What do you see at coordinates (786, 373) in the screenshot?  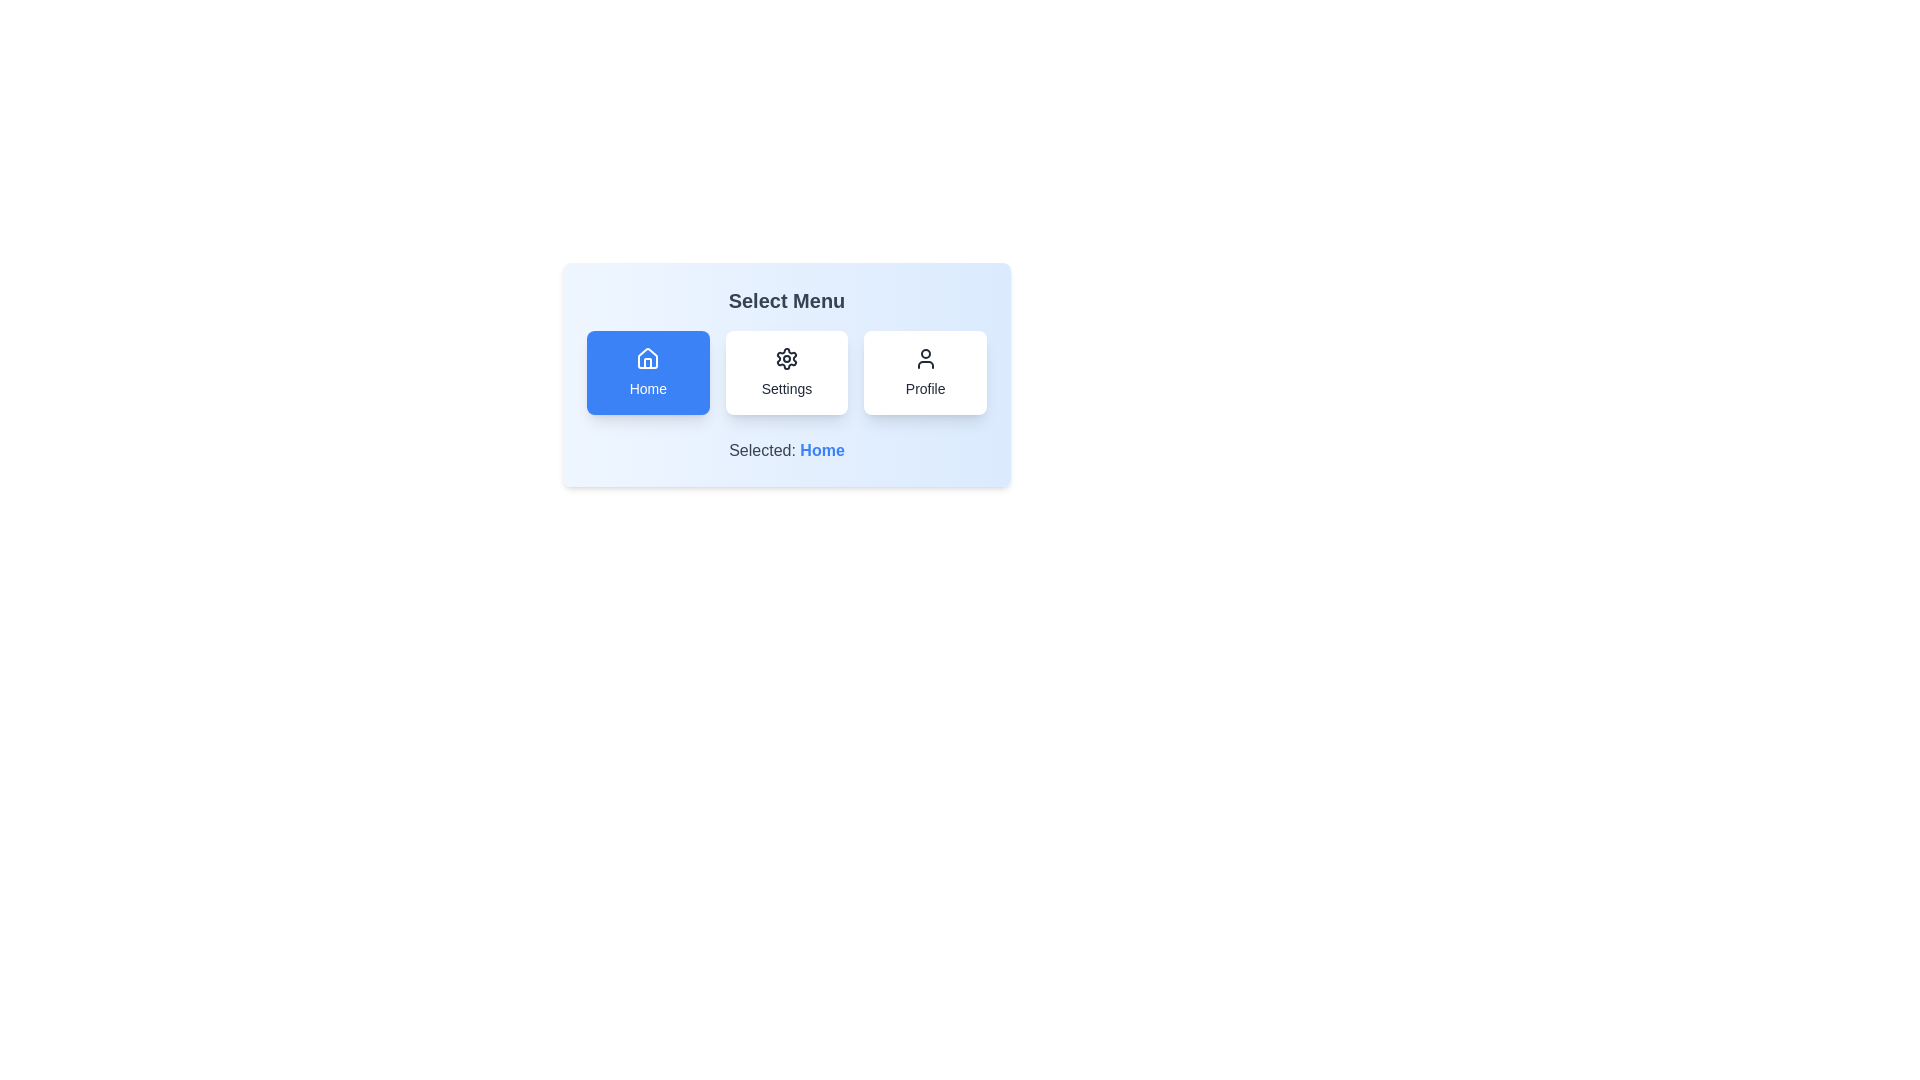 I see `the menu button corresponding to Settings to observe the hover effect` at bounding box center [786, 373].